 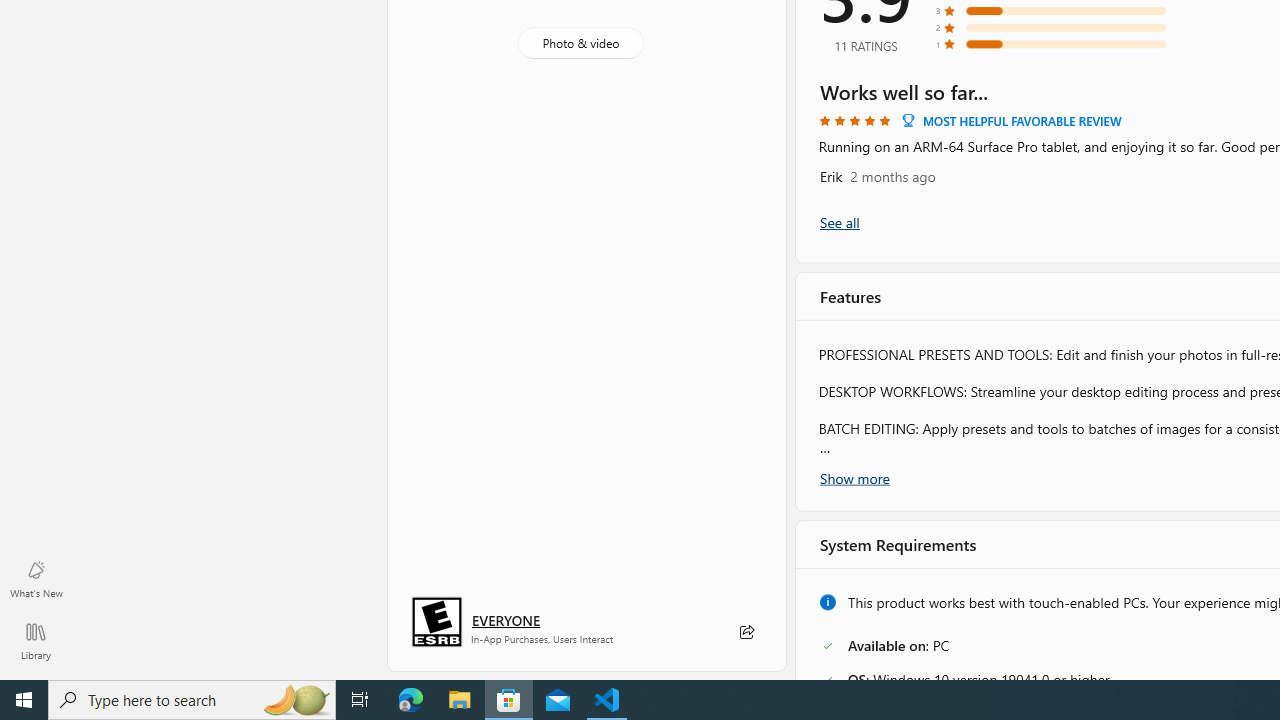 What do you see at coordinates (35, 578) in the screenshot?
I see `'What'` at bounding box center [35, 578].